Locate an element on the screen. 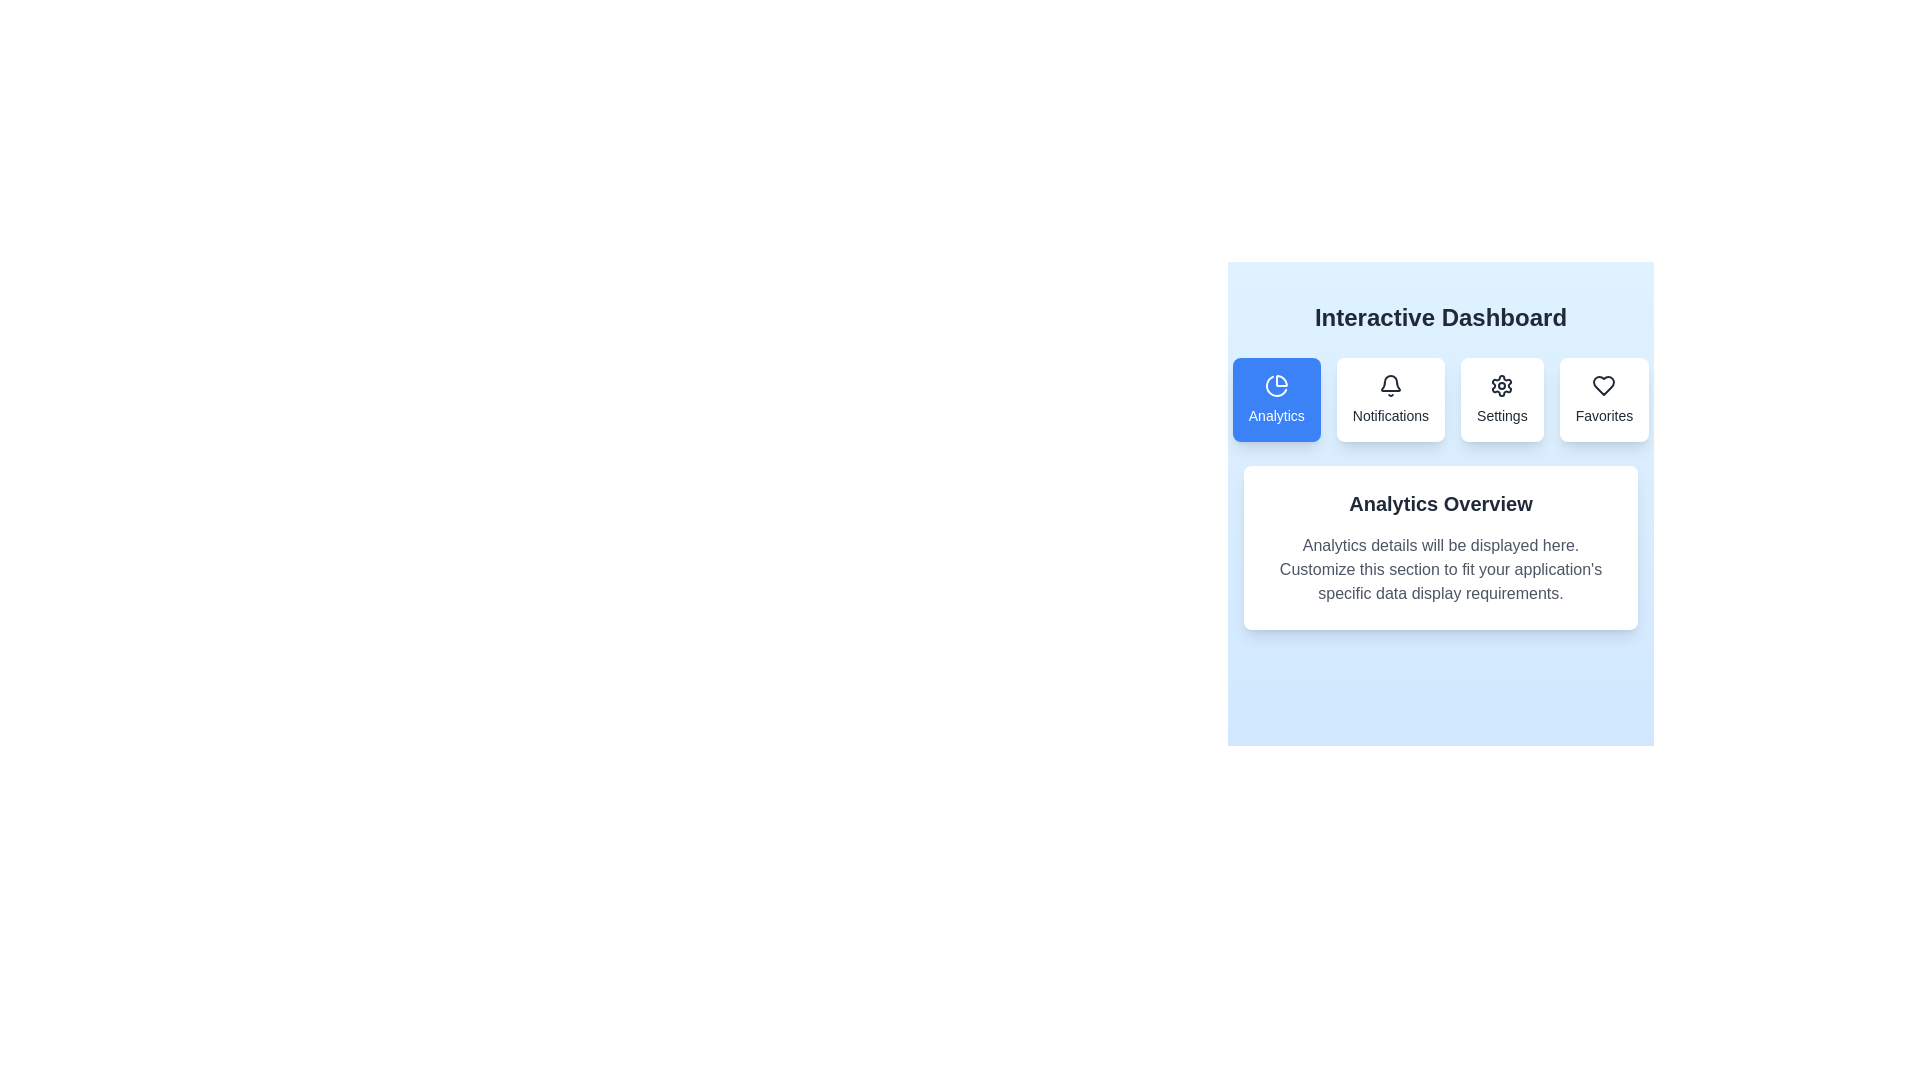 The image size is (1920, 1080). the Notifications button text label located within the second button in the horizontal arrangement at the top of the Interactive Dashboard interface is located at coordinates (1389, 415).